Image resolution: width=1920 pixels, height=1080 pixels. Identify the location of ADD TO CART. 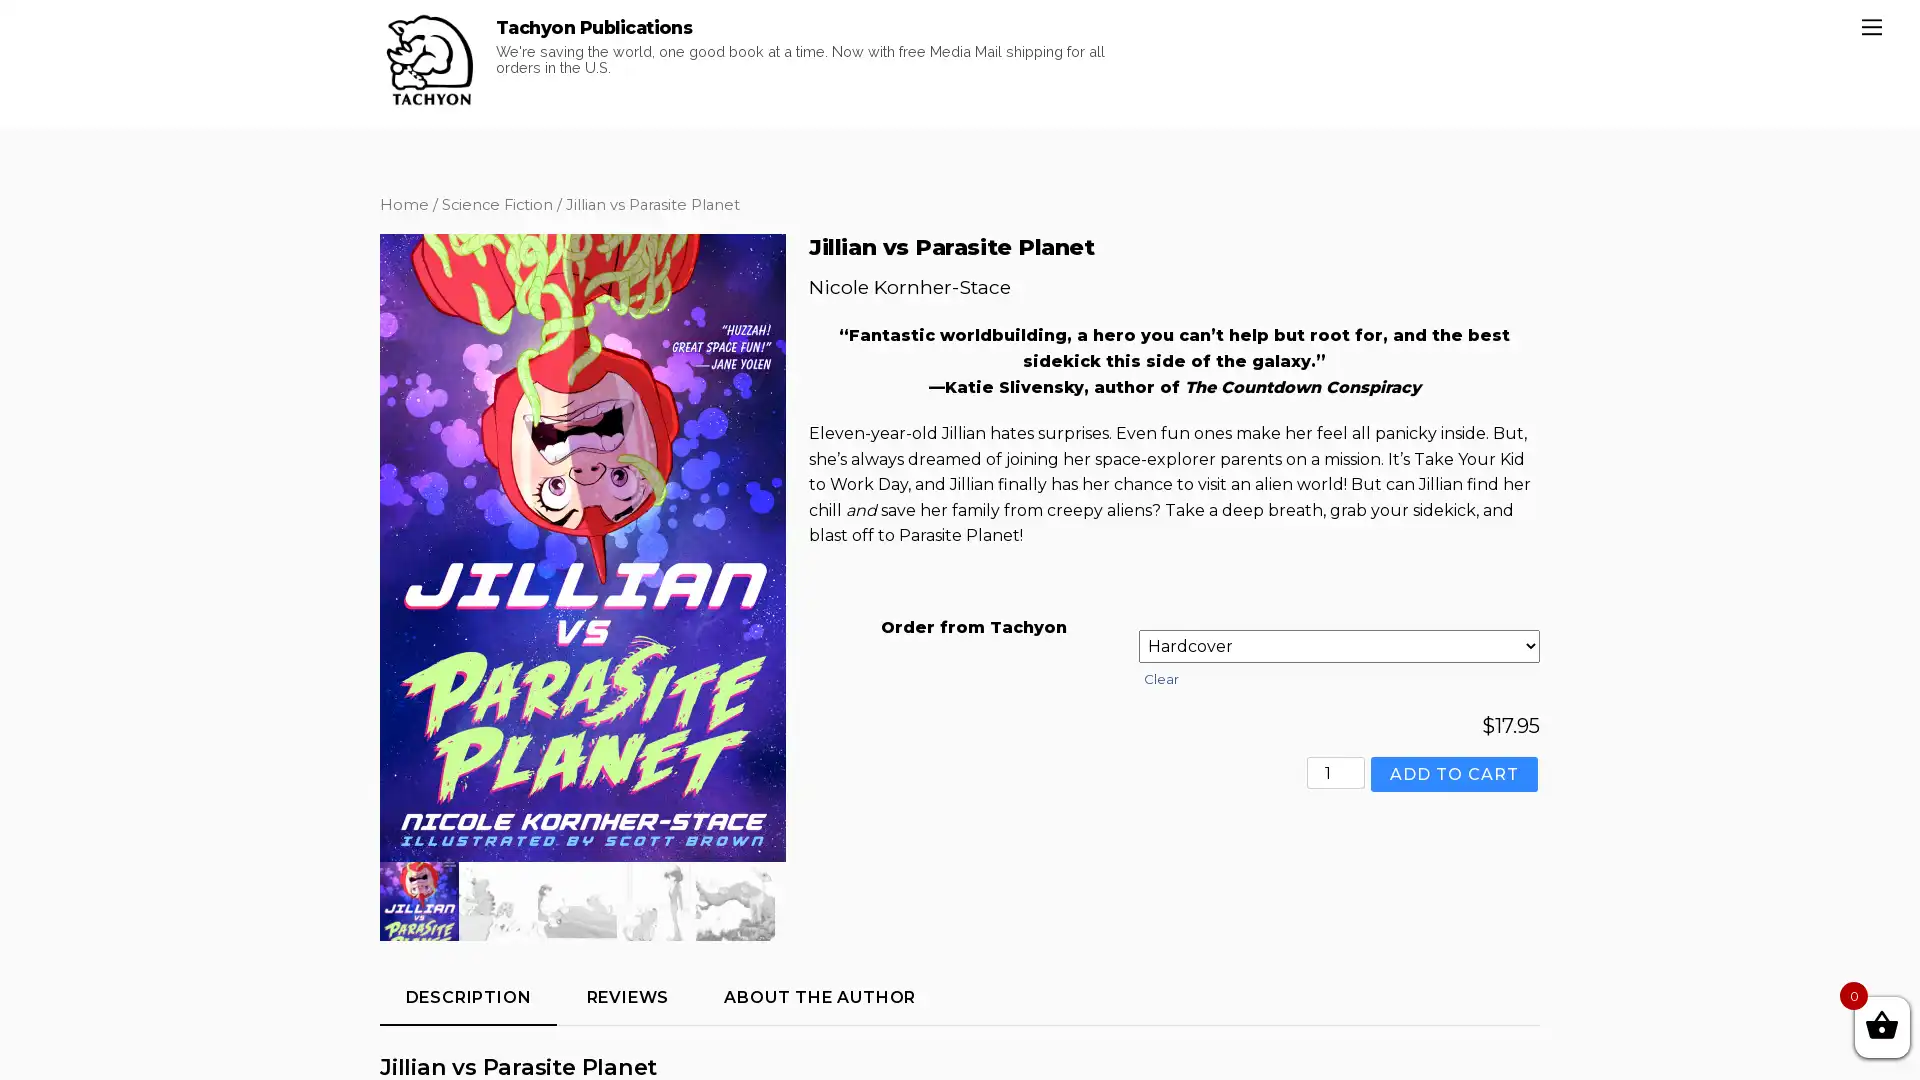
(1454, 877).